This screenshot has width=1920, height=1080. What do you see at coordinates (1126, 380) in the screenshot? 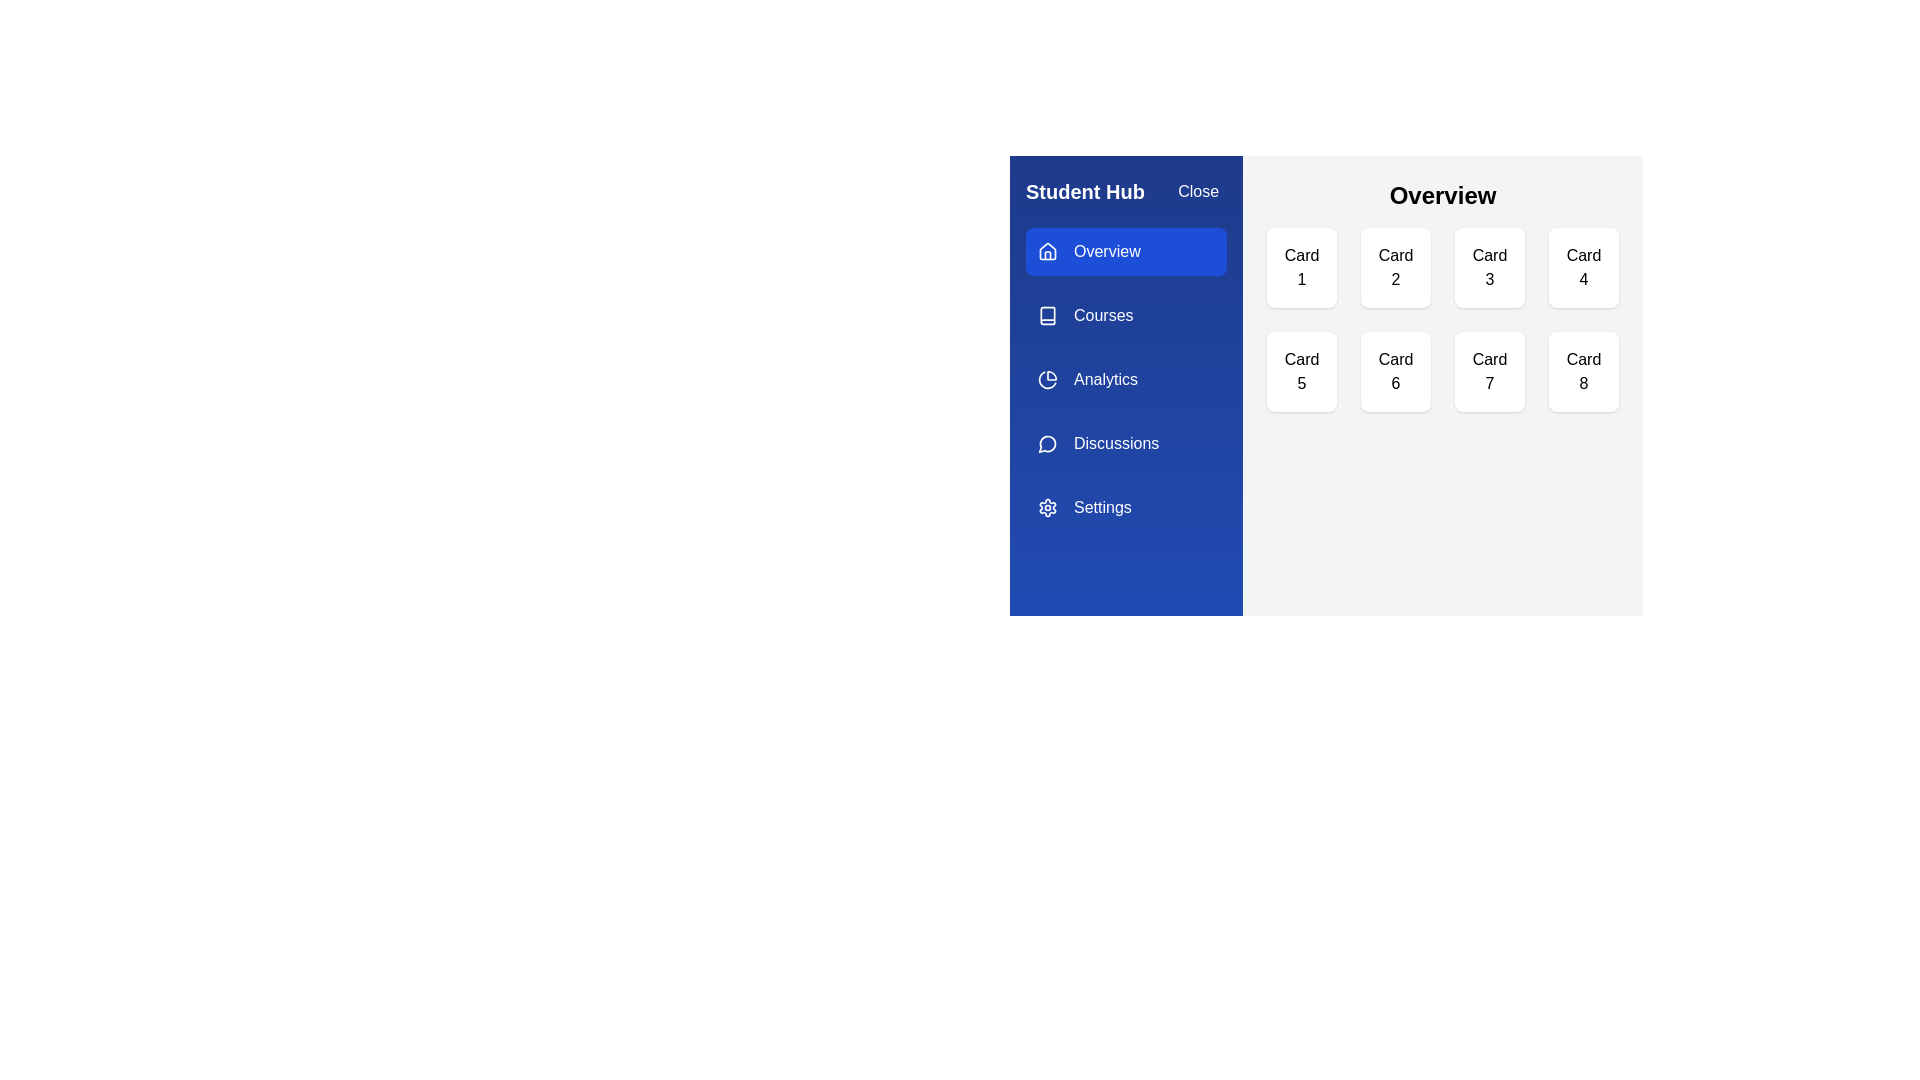
I see `the tab labeled Analytics to navigate to it` at bounding box center [1126, 380].